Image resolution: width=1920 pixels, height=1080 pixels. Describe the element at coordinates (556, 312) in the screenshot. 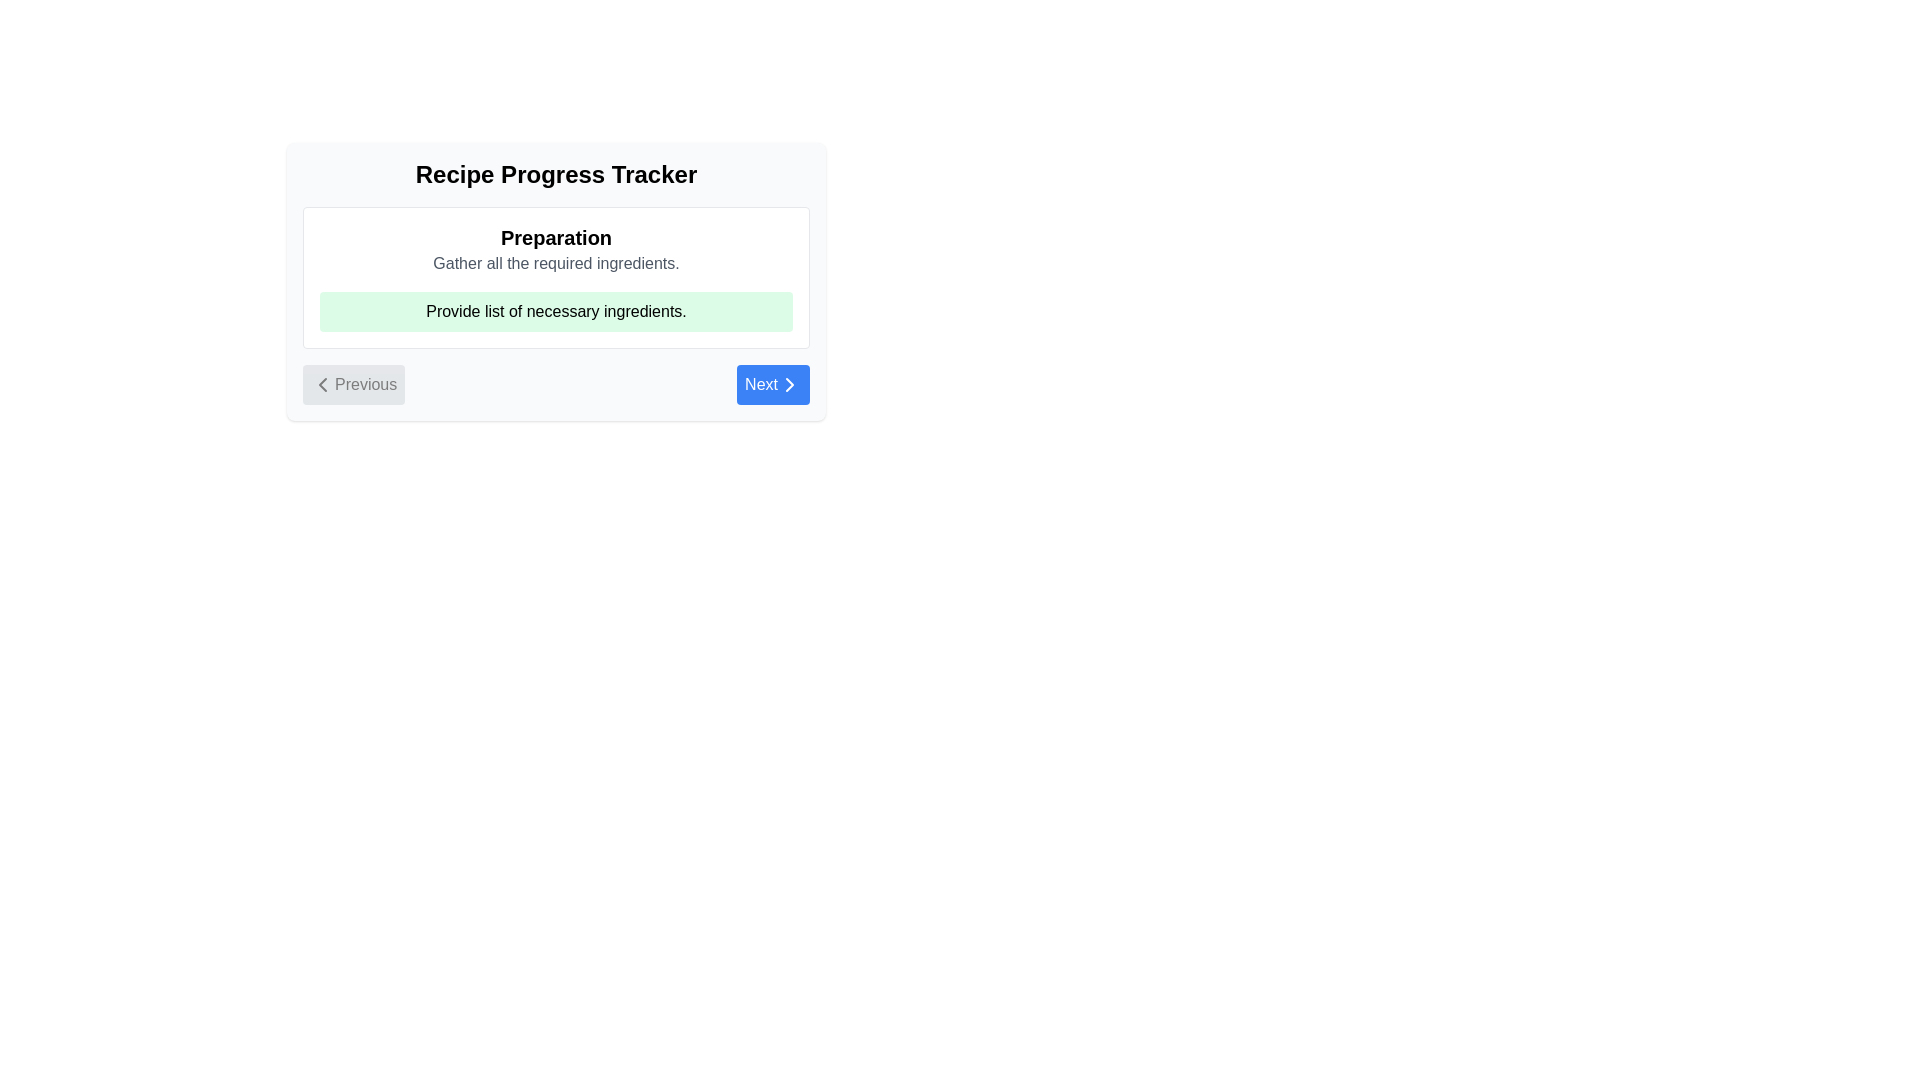

I see `the text block with the content 'Provide list of necessary ingredients.' which has a pastel green background and is located in the 'Preparation' section` at that location.